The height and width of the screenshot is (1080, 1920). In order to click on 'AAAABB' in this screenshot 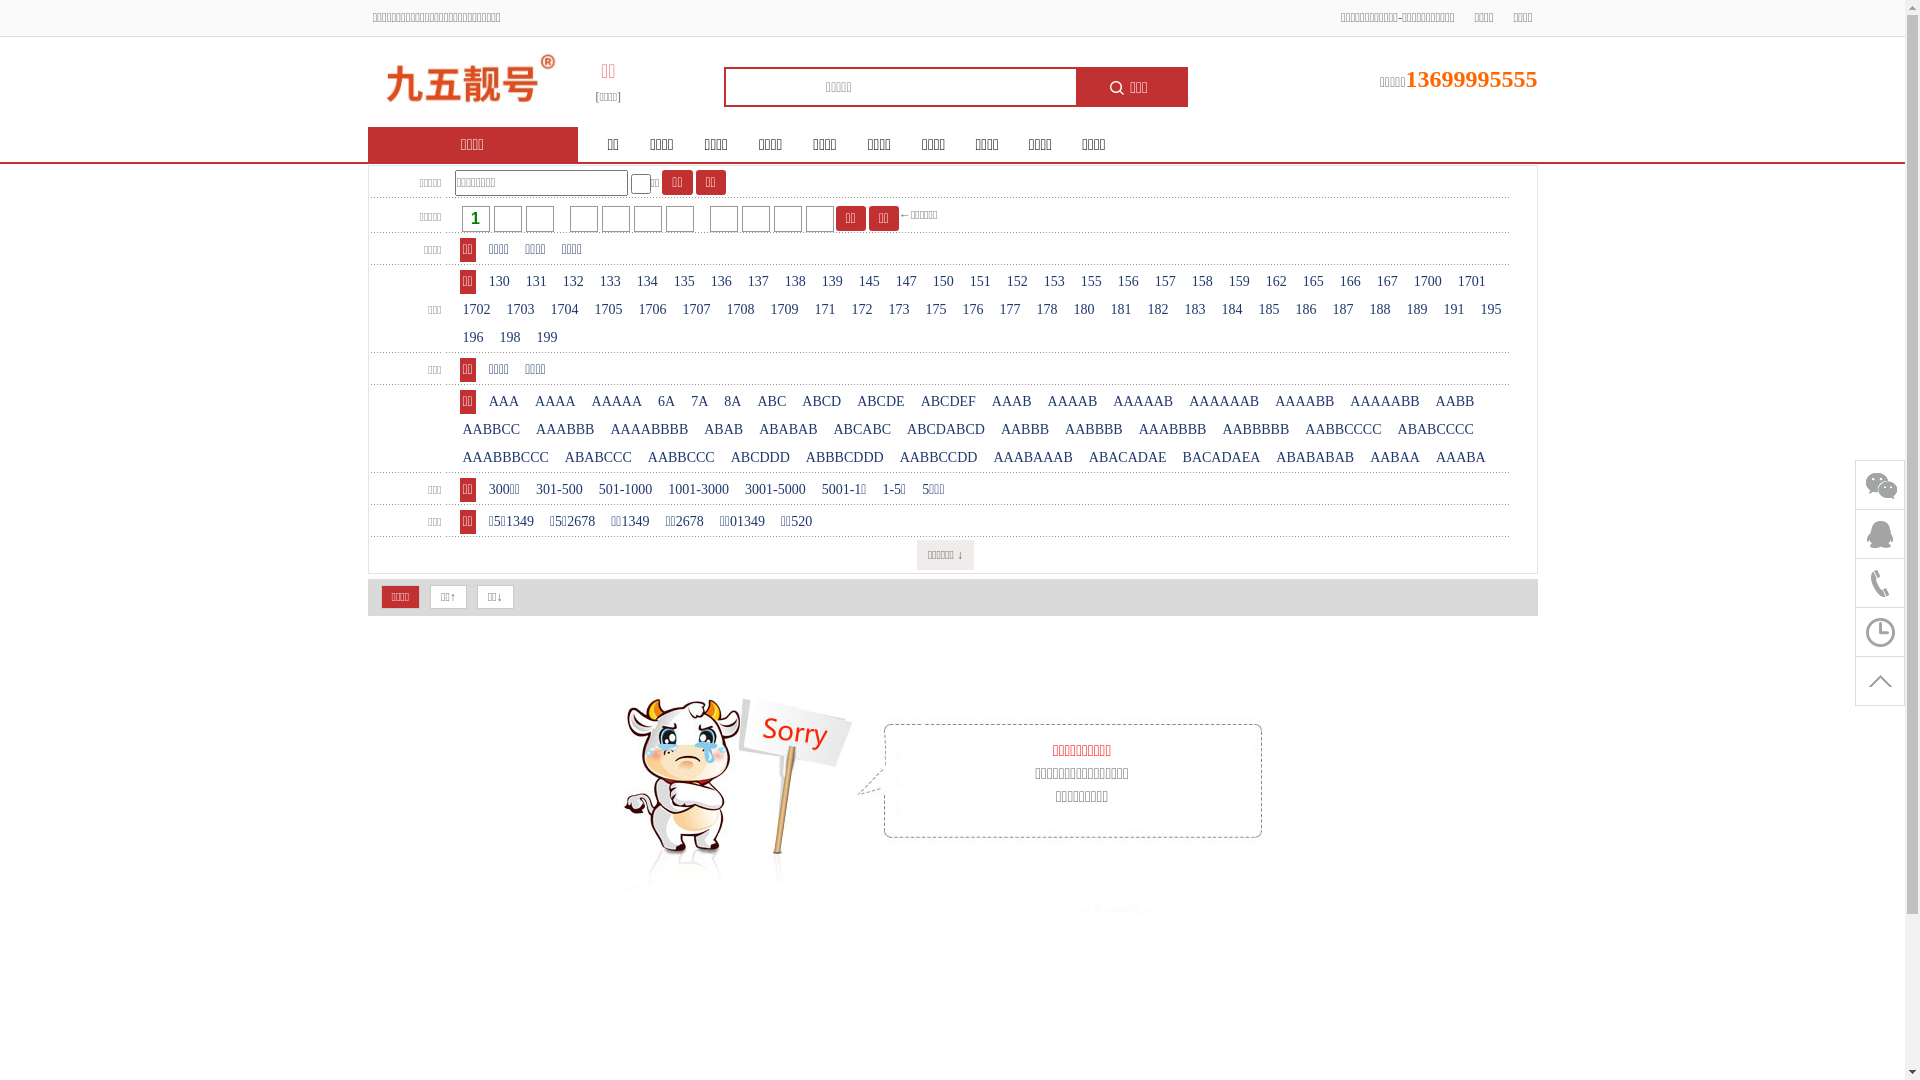, I will do `click(1304, 401)`.